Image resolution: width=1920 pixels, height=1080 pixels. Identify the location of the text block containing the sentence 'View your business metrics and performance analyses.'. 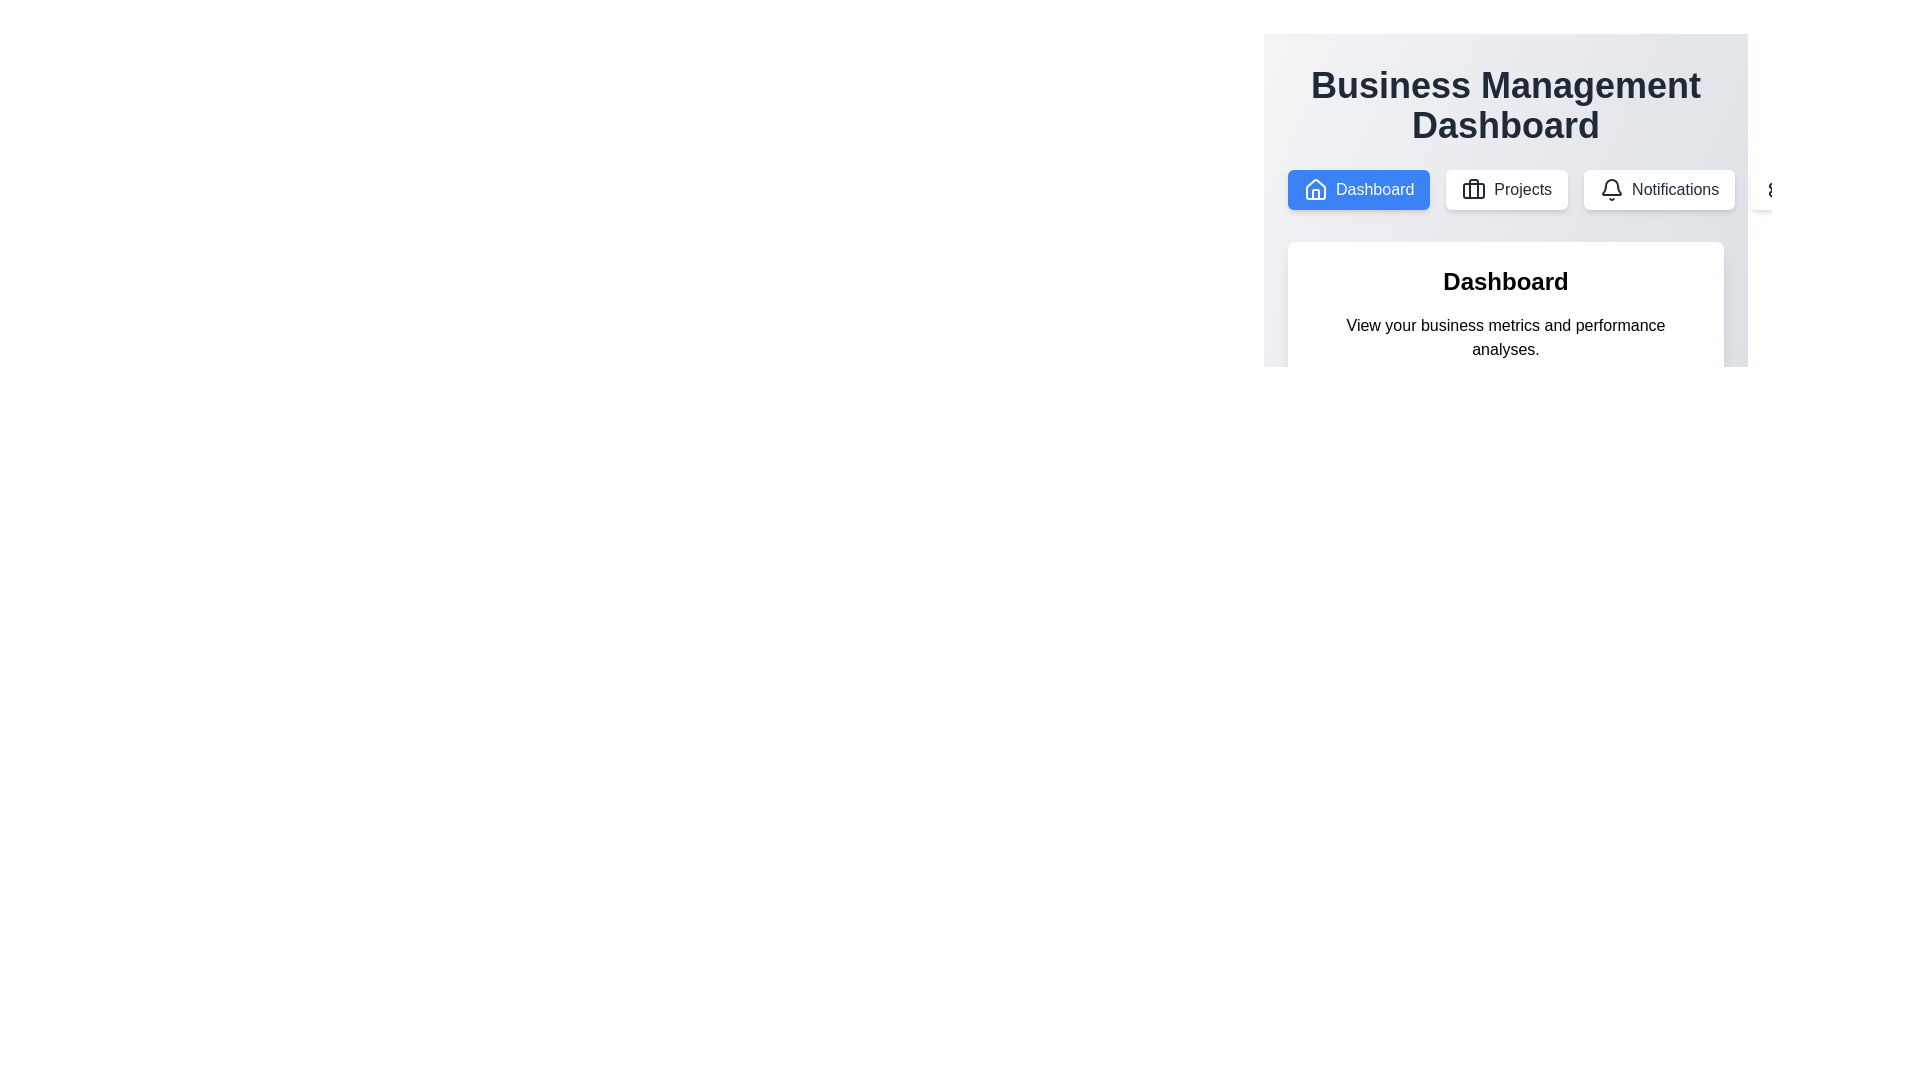
(1506, 337).